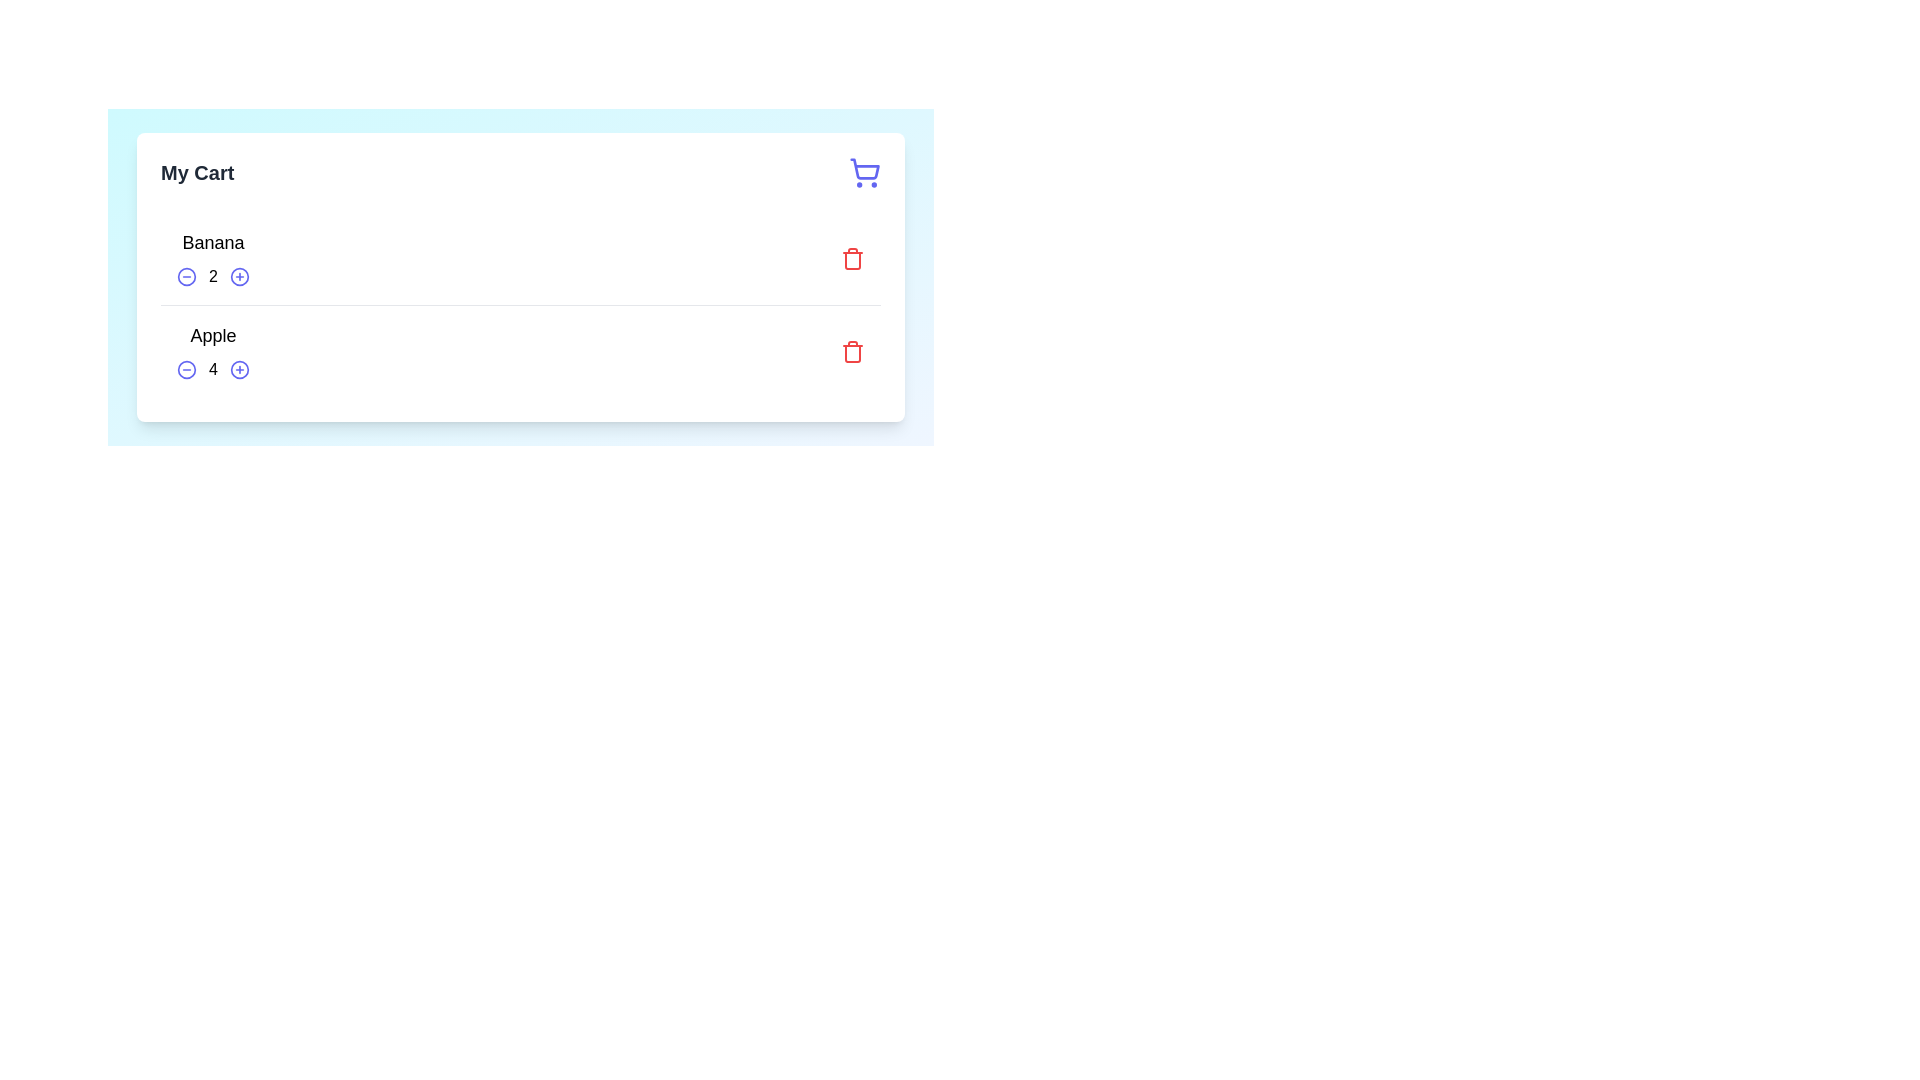  What do you see at coordinates (213, 277) in the screenshot?
I see `the static text displaying the number '2' located between the decrement and increment icons for the item 'Banana' in the 'My Cart' section` at bounding box center [213, 277].